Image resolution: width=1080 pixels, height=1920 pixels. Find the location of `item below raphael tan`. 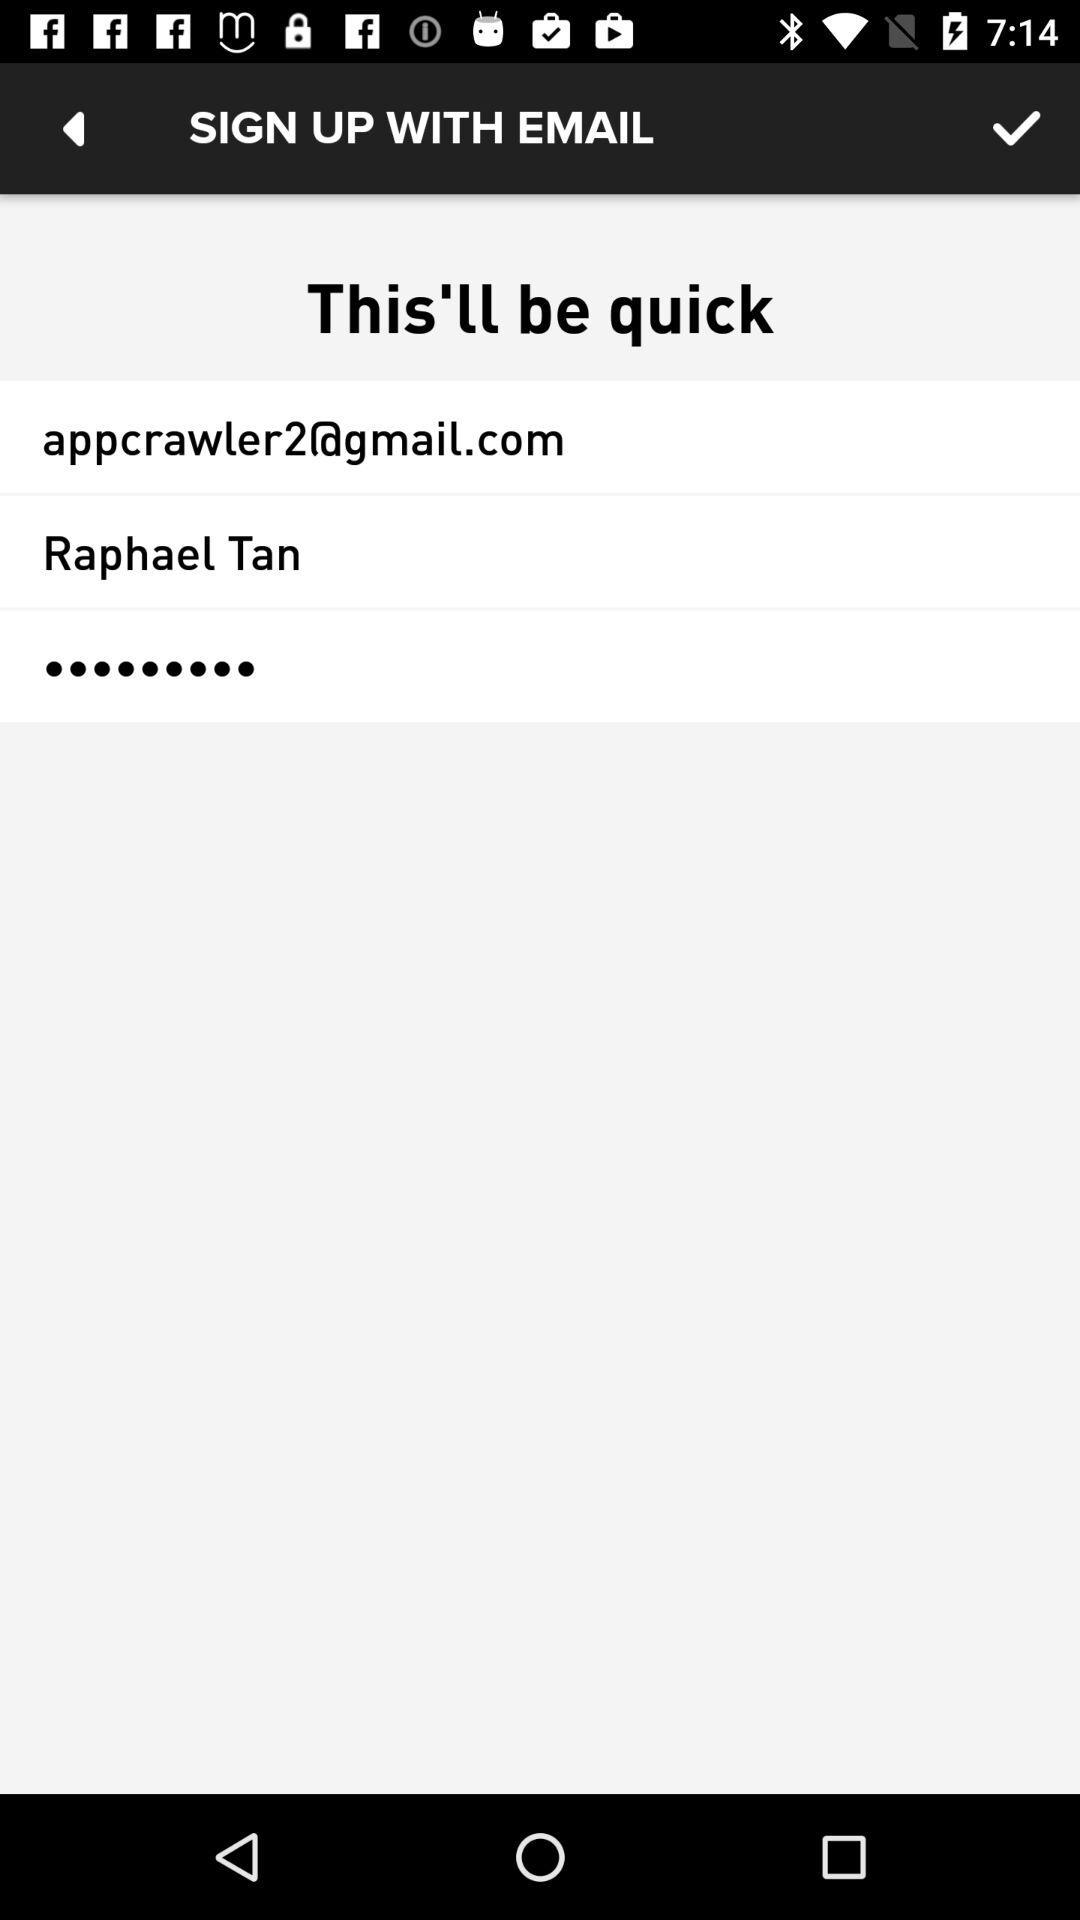

item below raphael tan is located at coordinates (540, 666).